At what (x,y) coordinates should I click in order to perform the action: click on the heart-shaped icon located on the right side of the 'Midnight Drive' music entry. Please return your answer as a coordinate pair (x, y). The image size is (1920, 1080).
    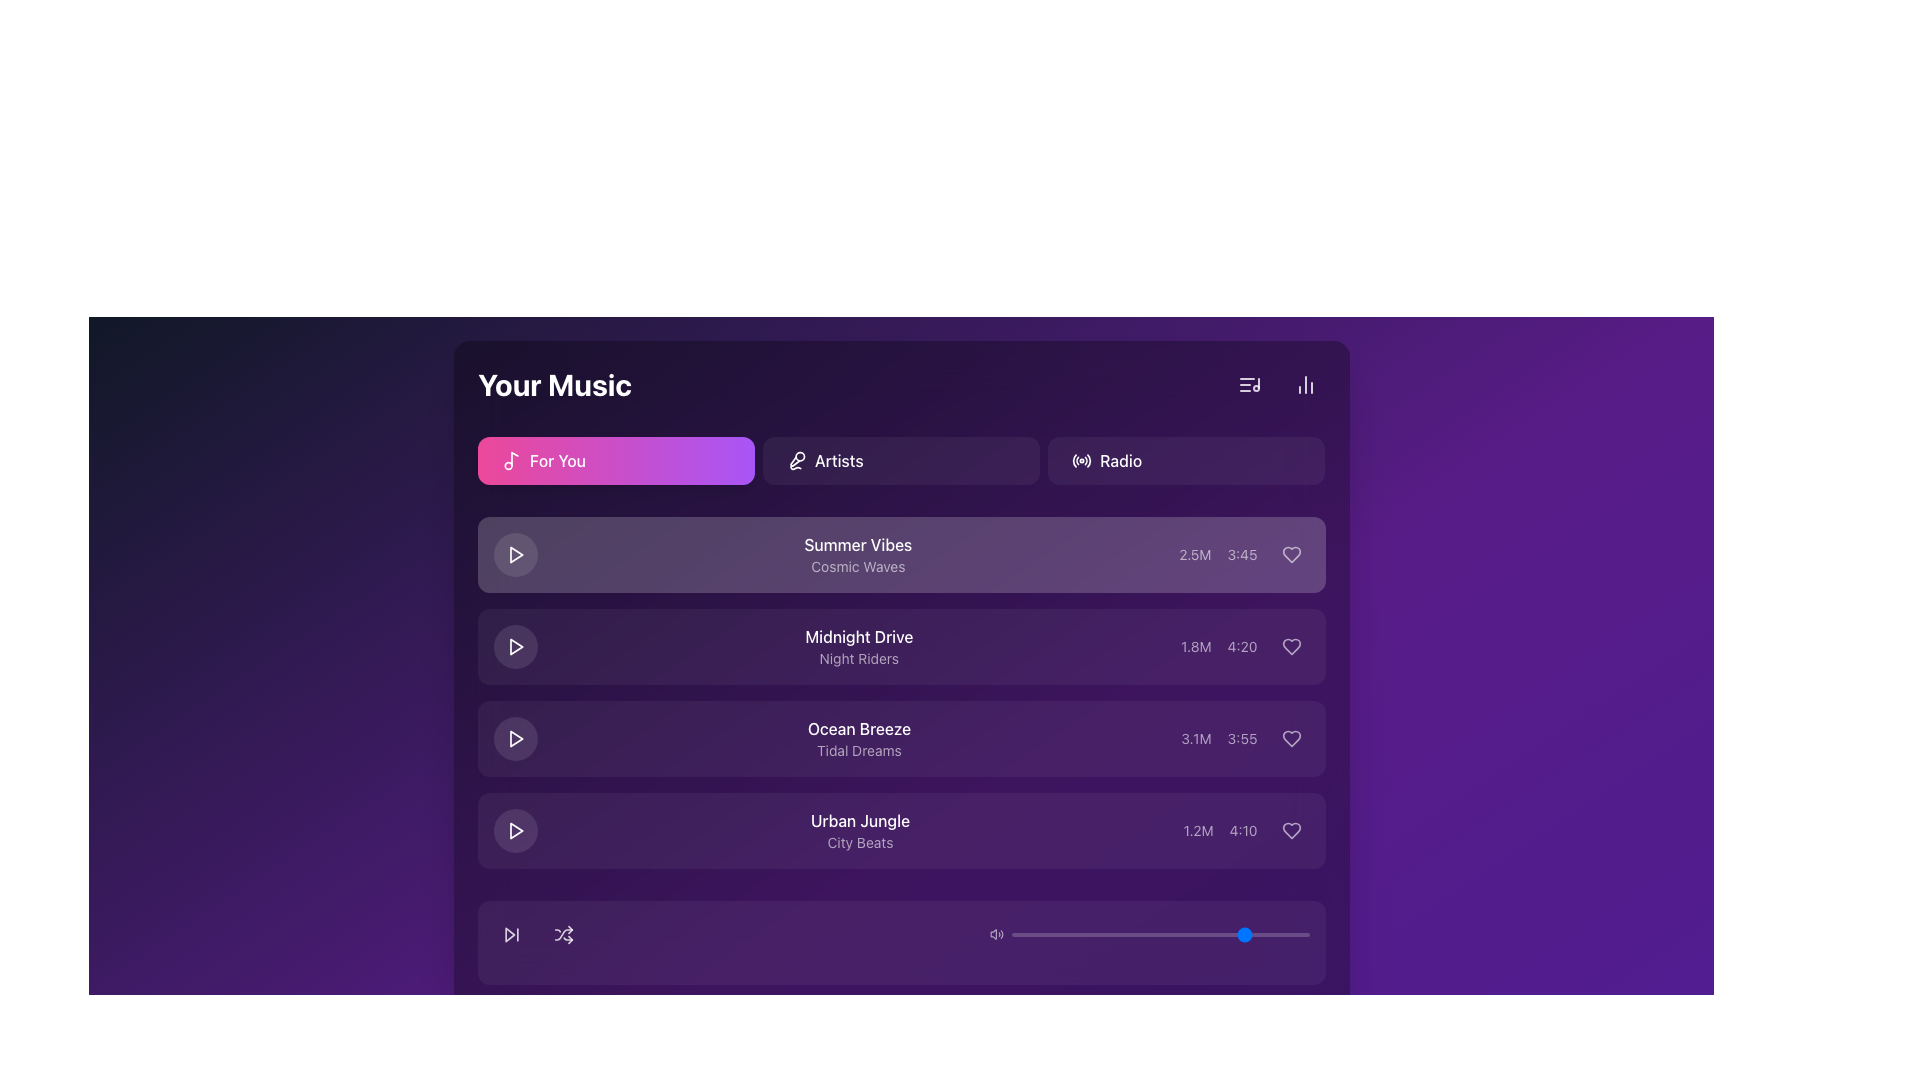
    Looking at the image, I should click on (1291, 647).